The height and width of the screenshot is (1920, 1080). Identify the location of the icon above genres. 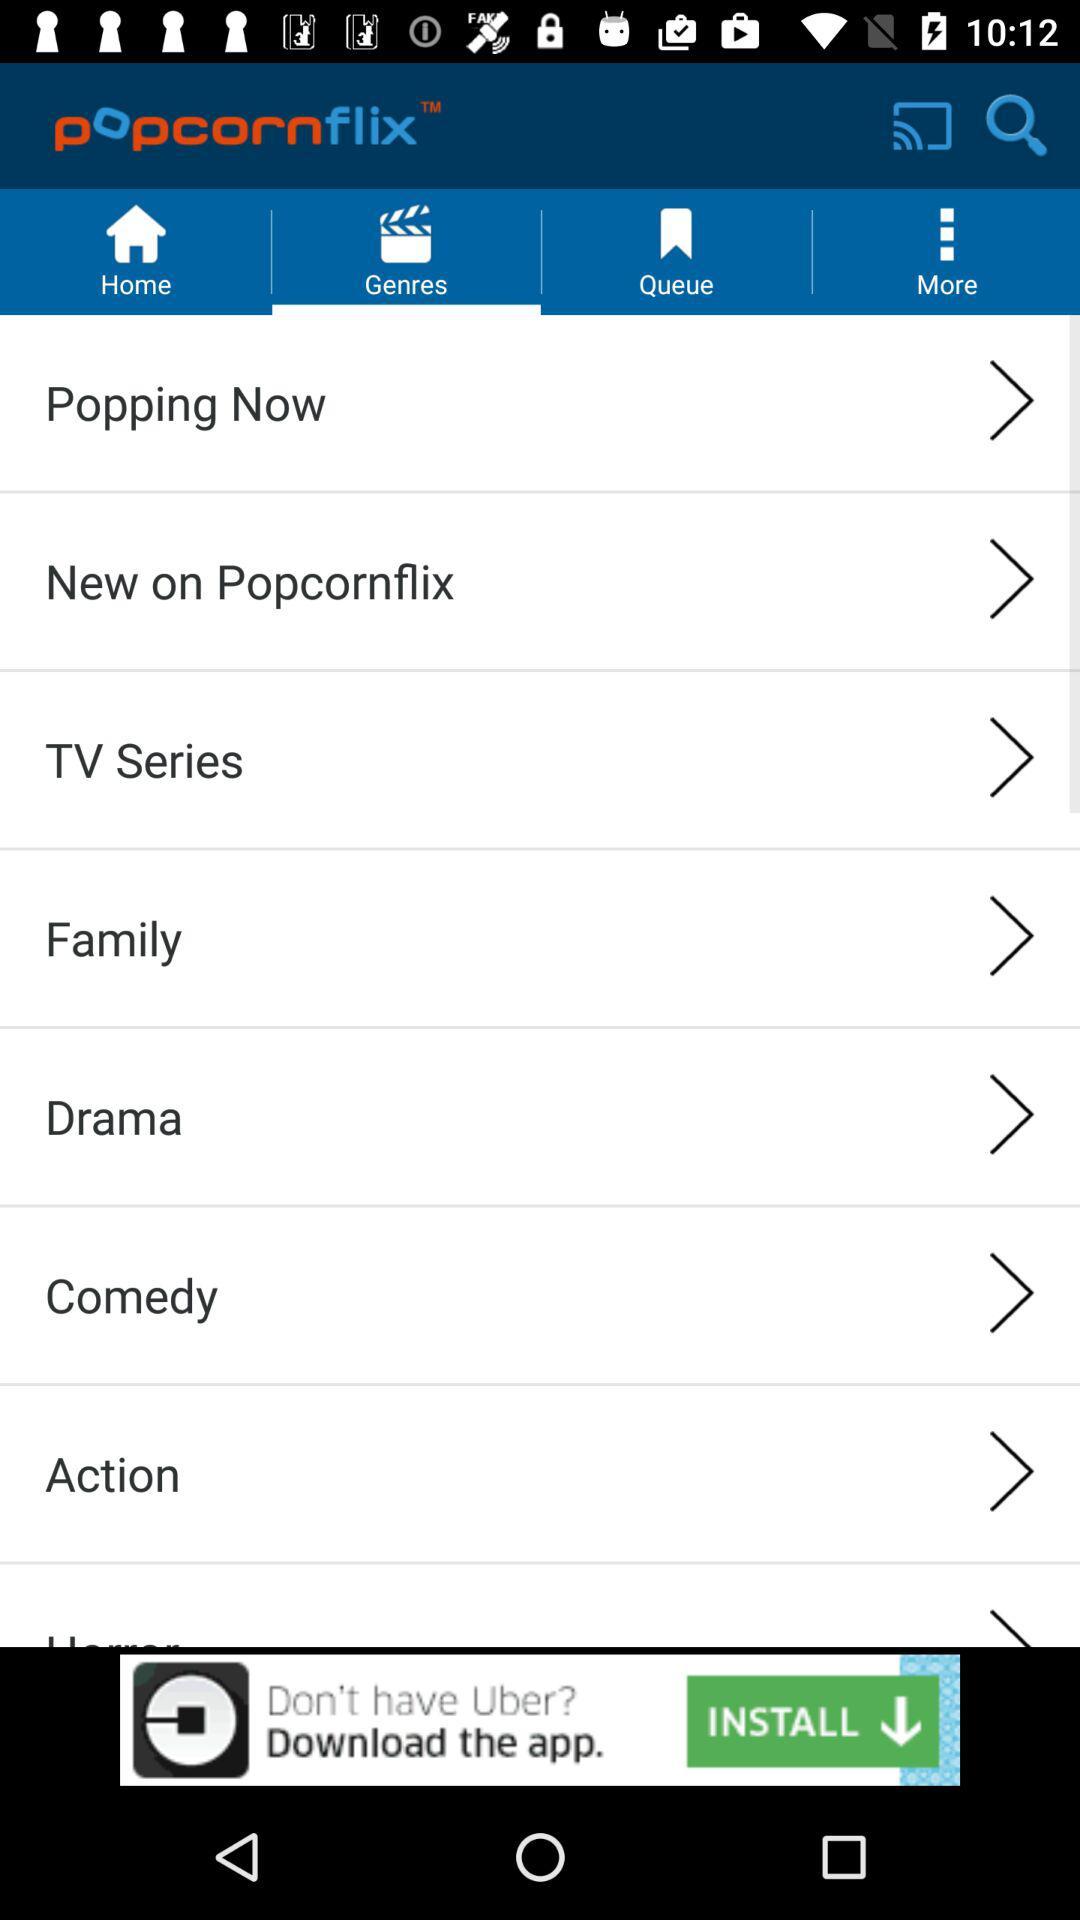
(405, 234).